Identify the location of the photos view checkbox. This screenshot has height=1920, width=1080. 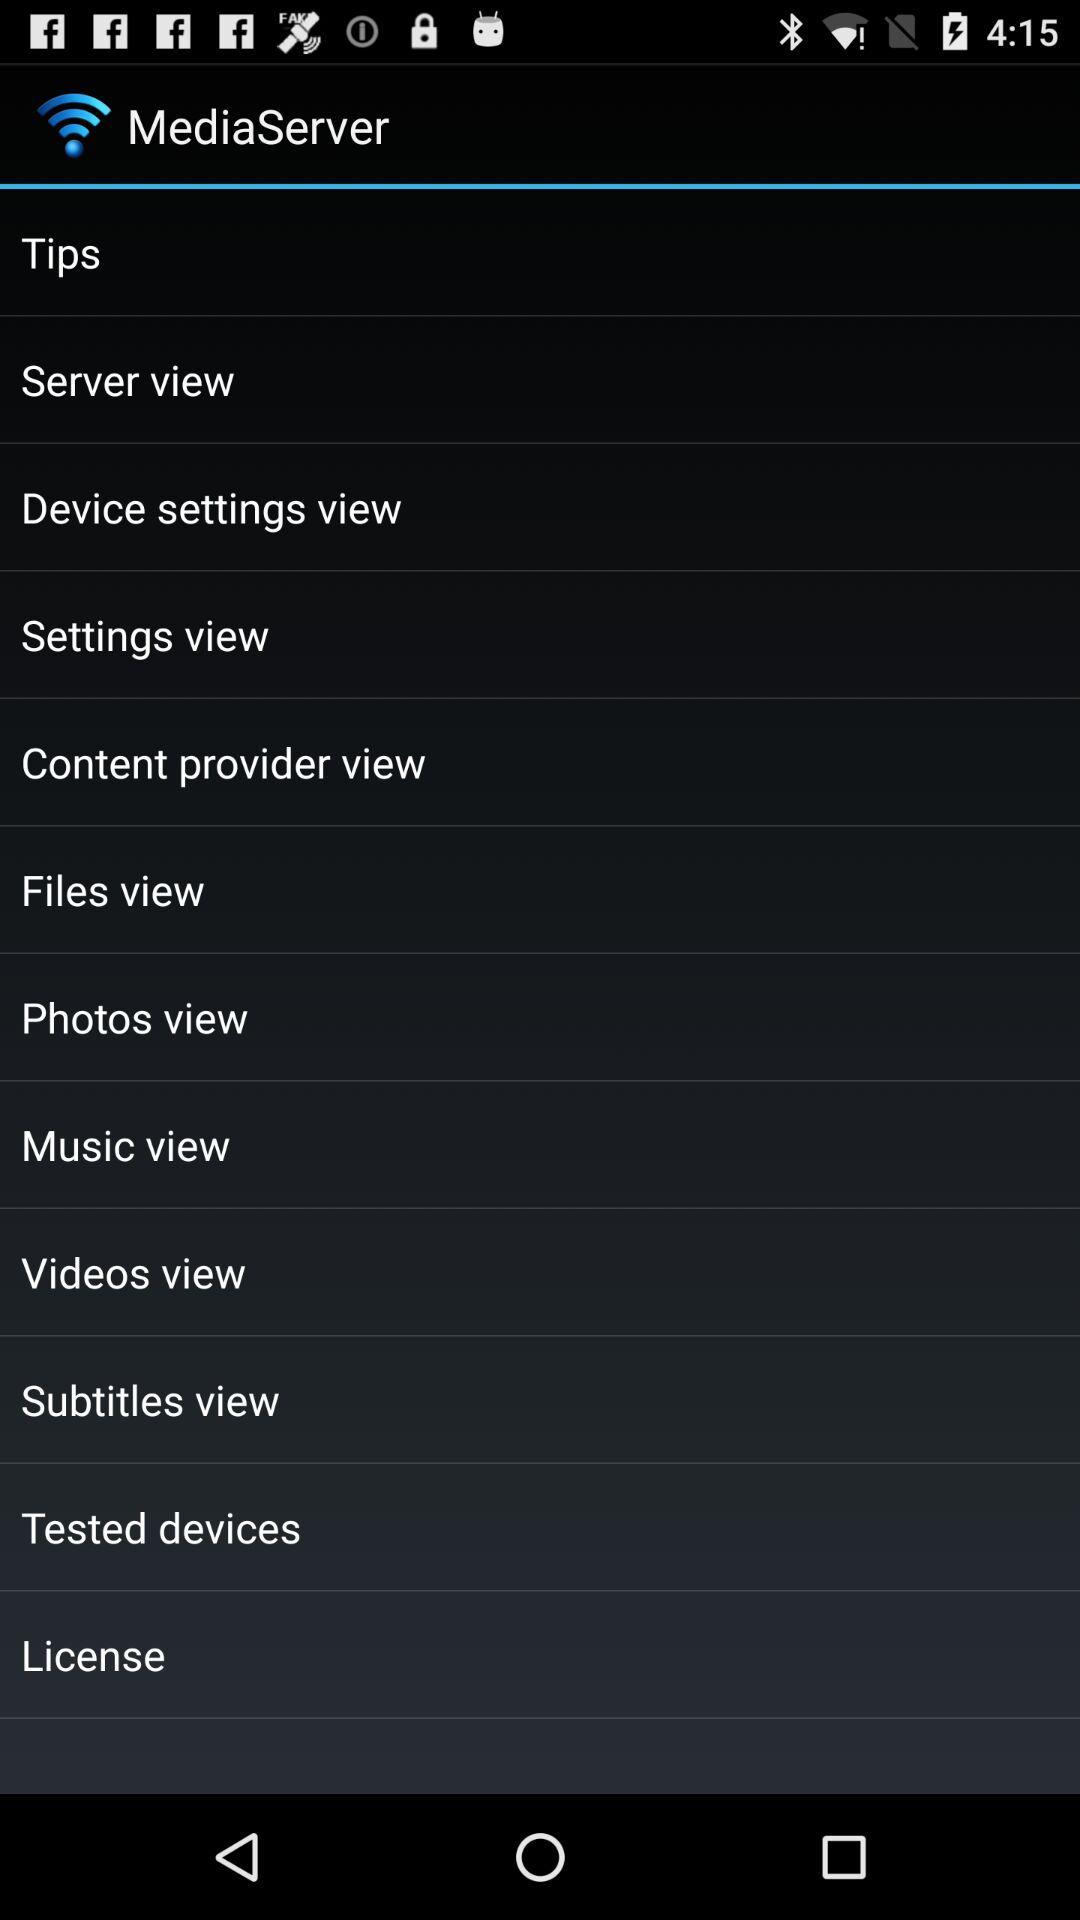
(540, 1017).